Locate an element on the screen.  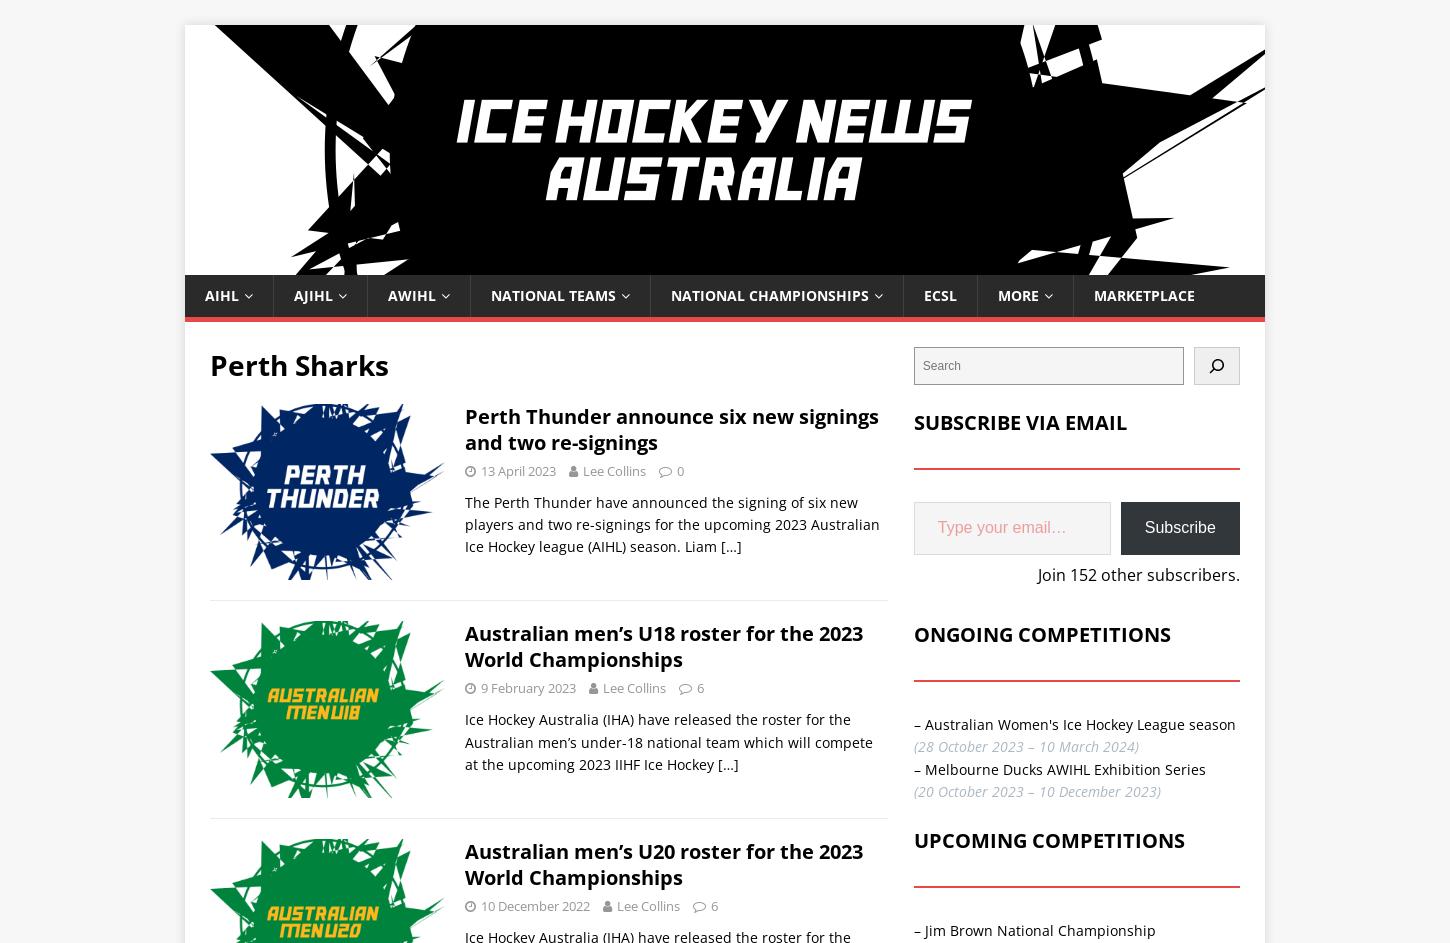
'Australian Women's Ice Hockey League season' is located at coordinates (922, 722).